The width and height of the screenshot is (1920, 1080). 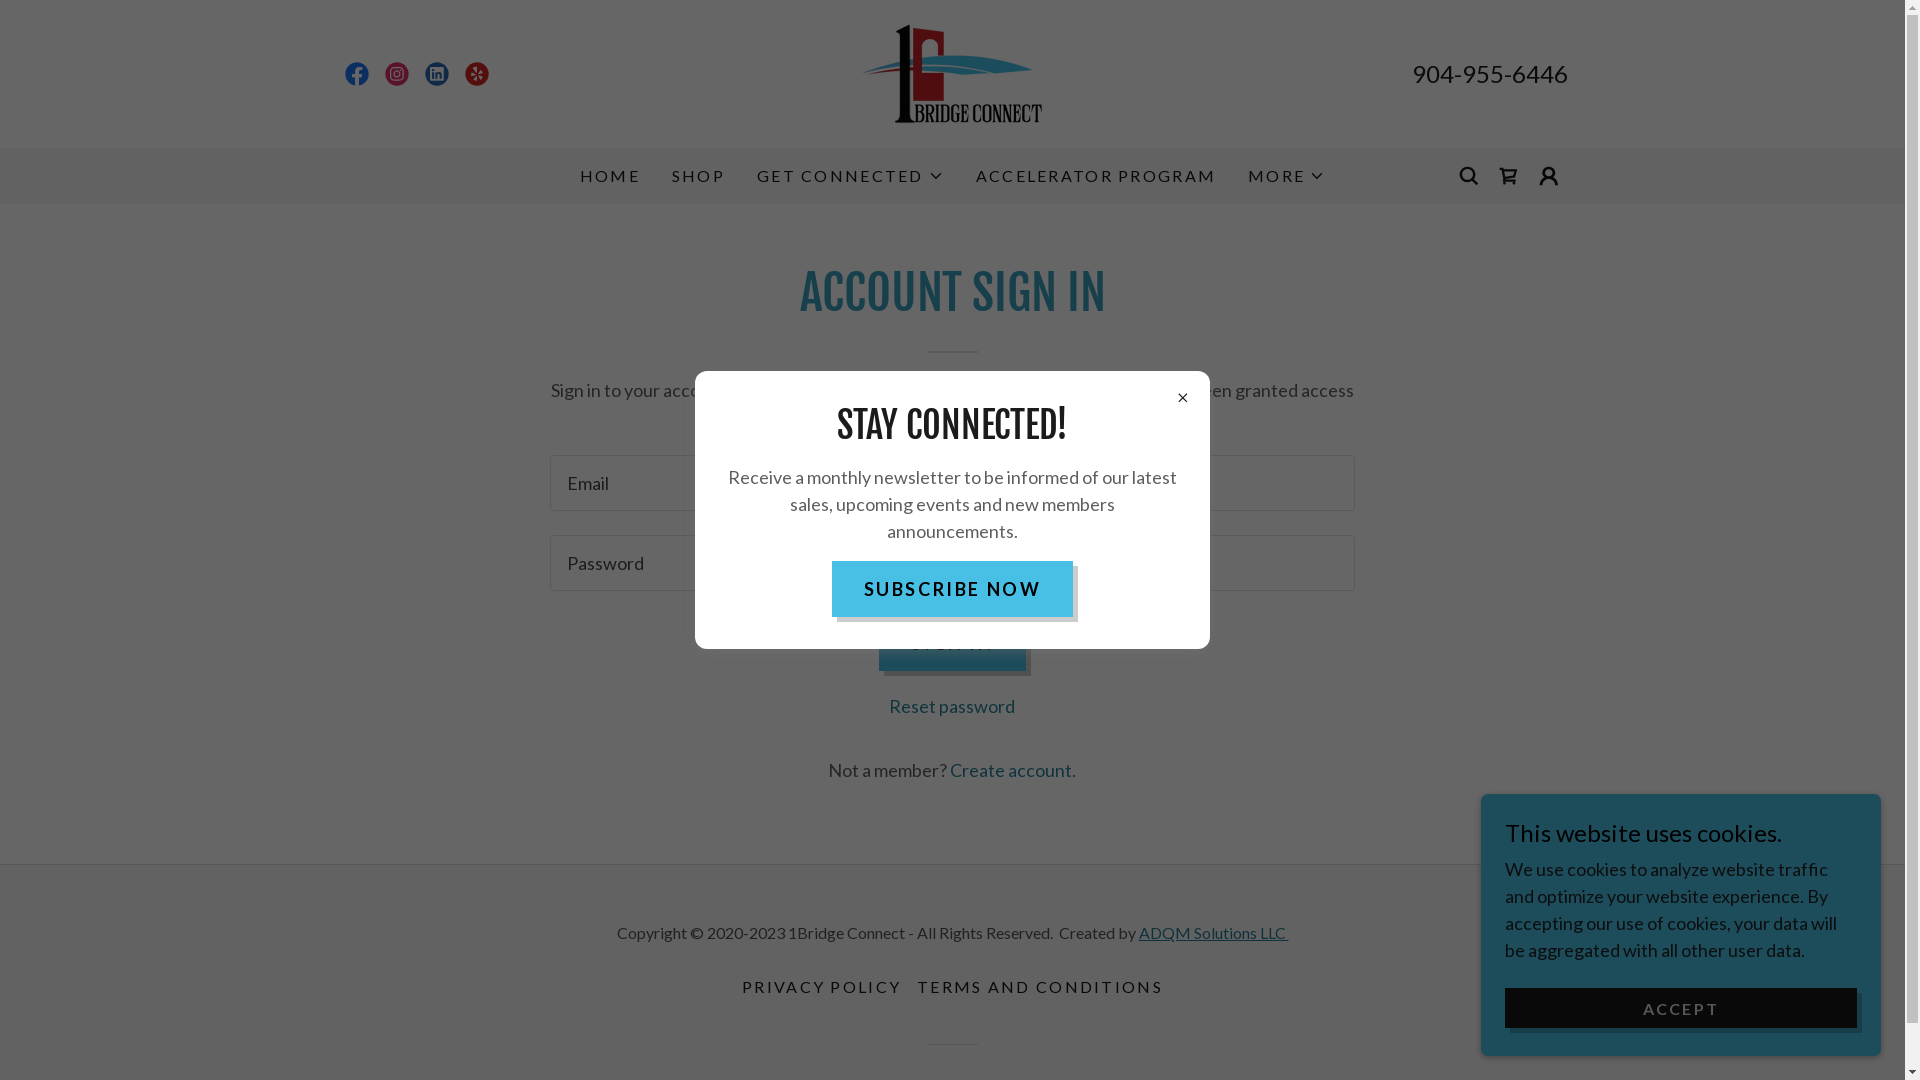 What do you see at coordinates (850, 175) in the screenshot?
I see `'GET CONNECTED'` at bounding box center [850, 175].